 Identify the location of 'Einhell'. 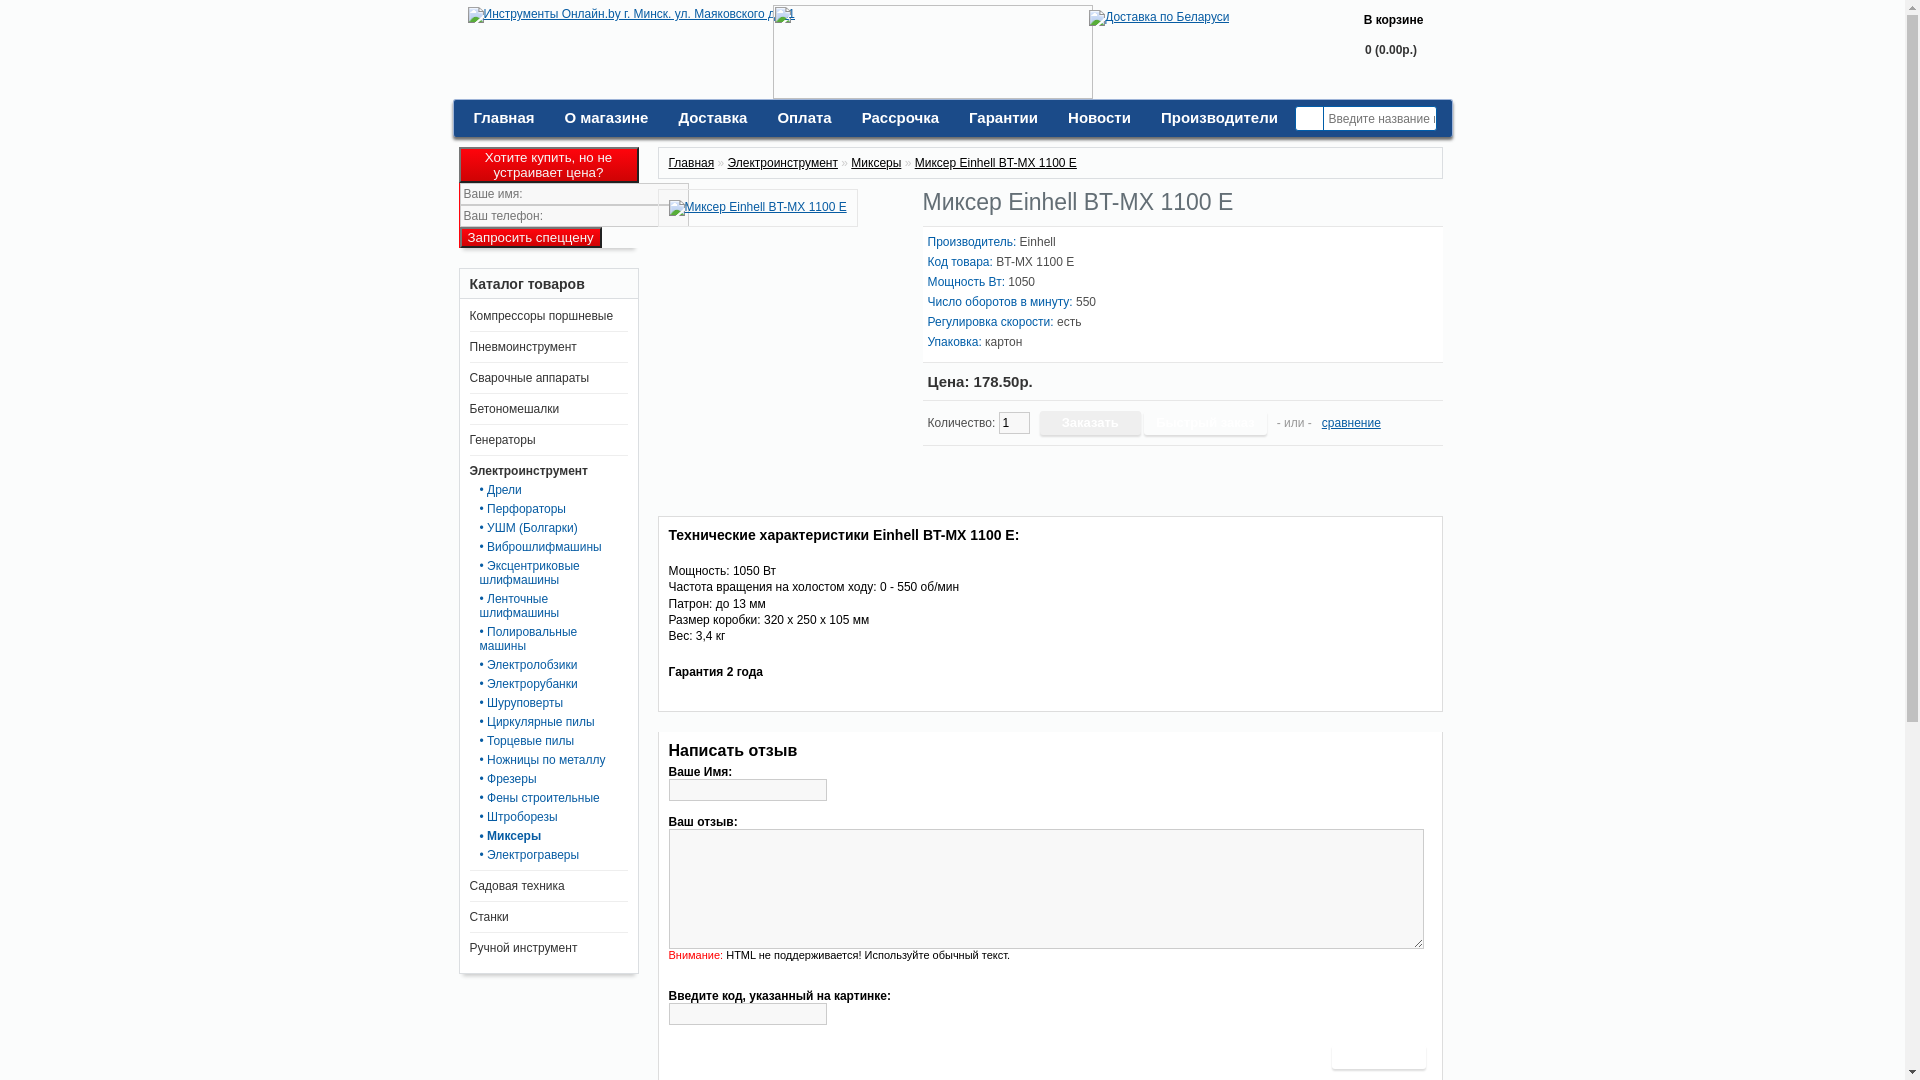
(1037, 241).